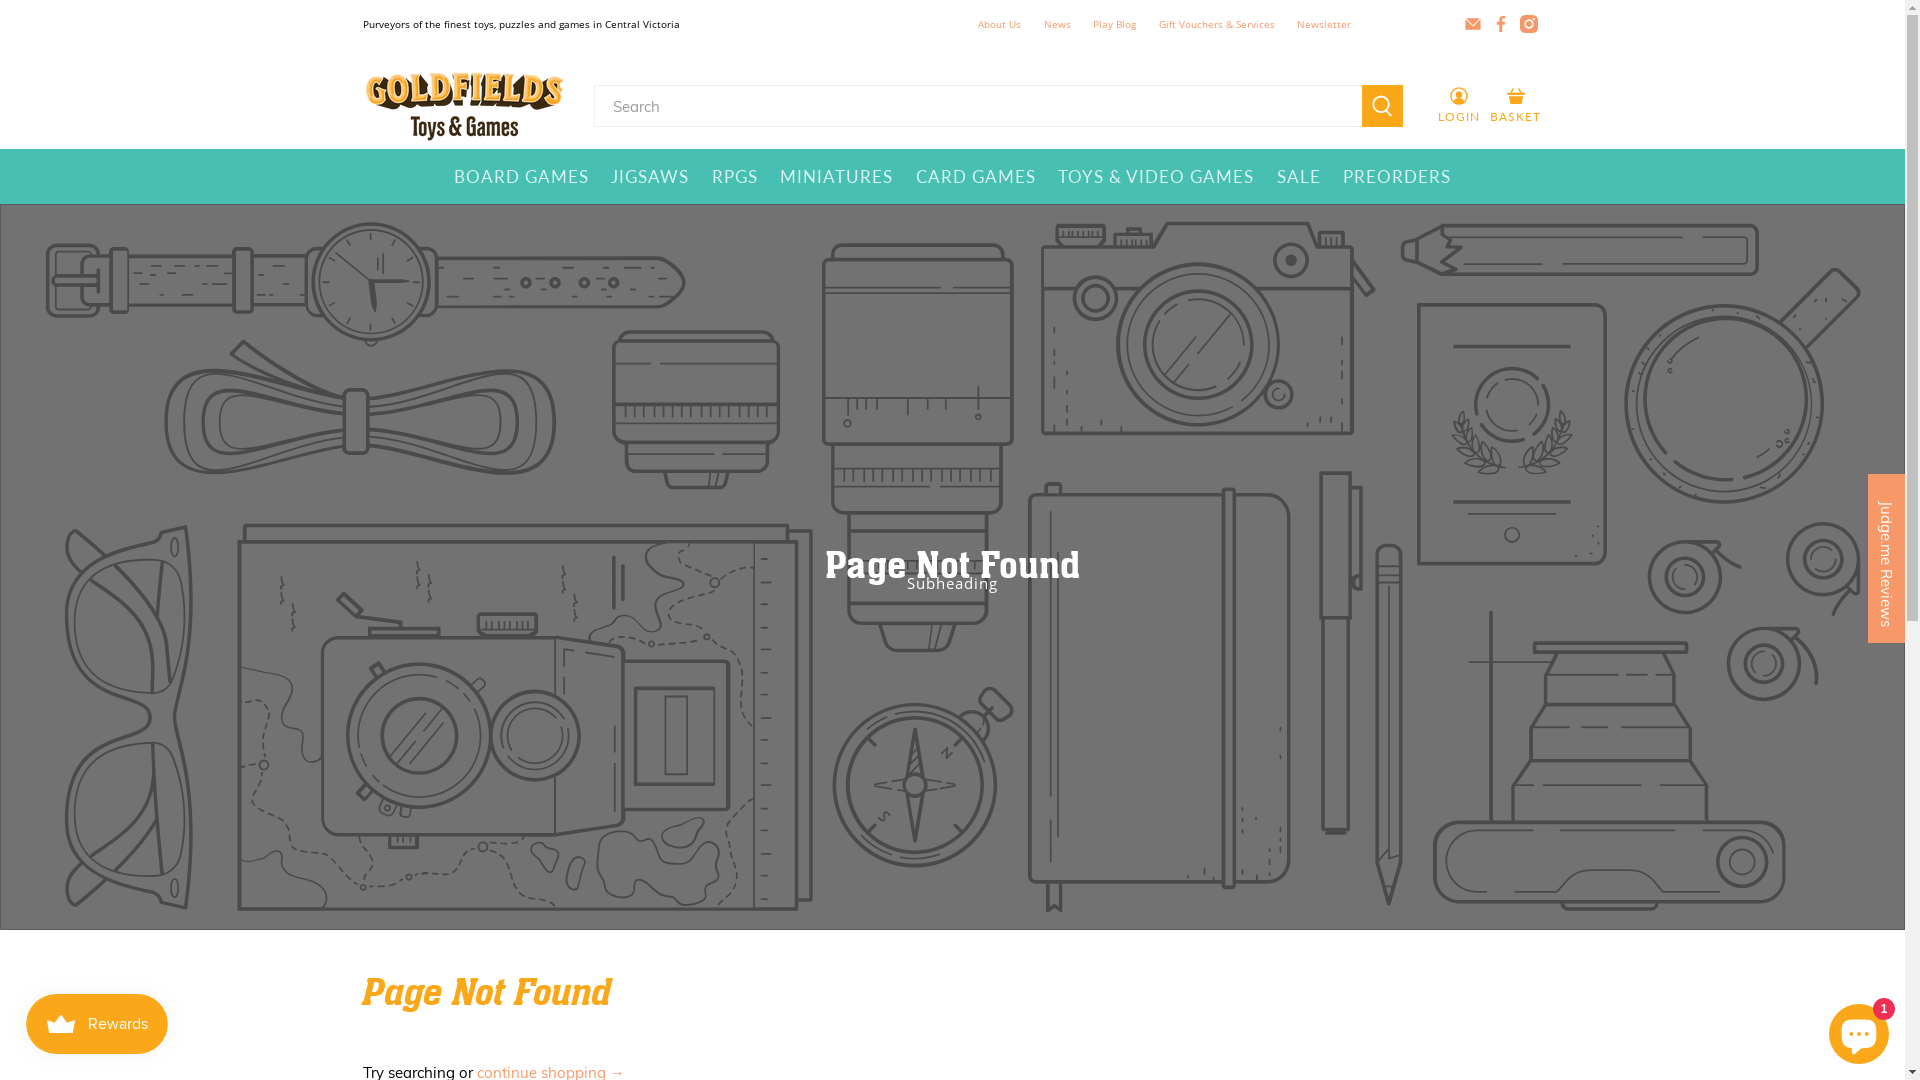  Describe the element at coordinates (1216, 24) in the screenshot. I see `'Gift Vouchers & Services'` at that location.